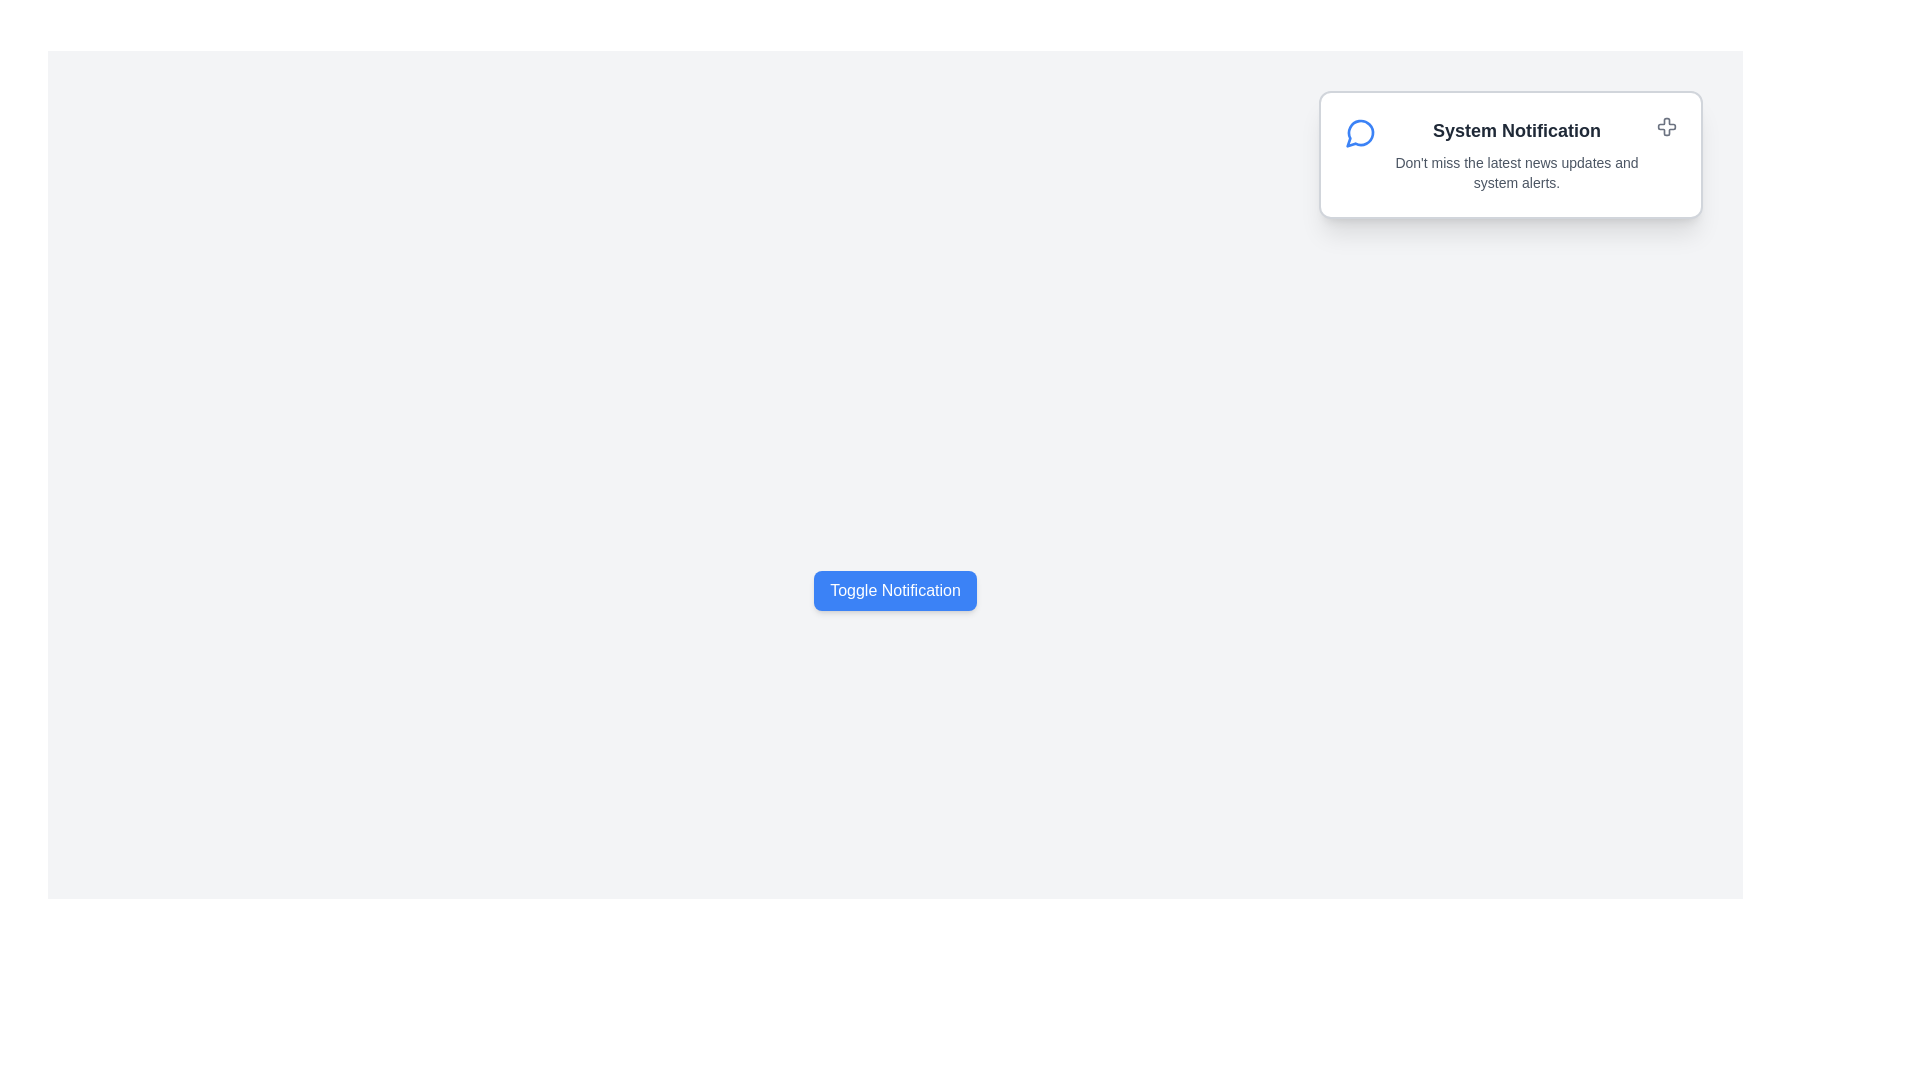  What do you see at coordinates (1516, 153) in the screenshot?
I see `the Informational text display component located on the top-right area of the main interface, which conveys notification or alert information` at bounding box center [1516, 153].